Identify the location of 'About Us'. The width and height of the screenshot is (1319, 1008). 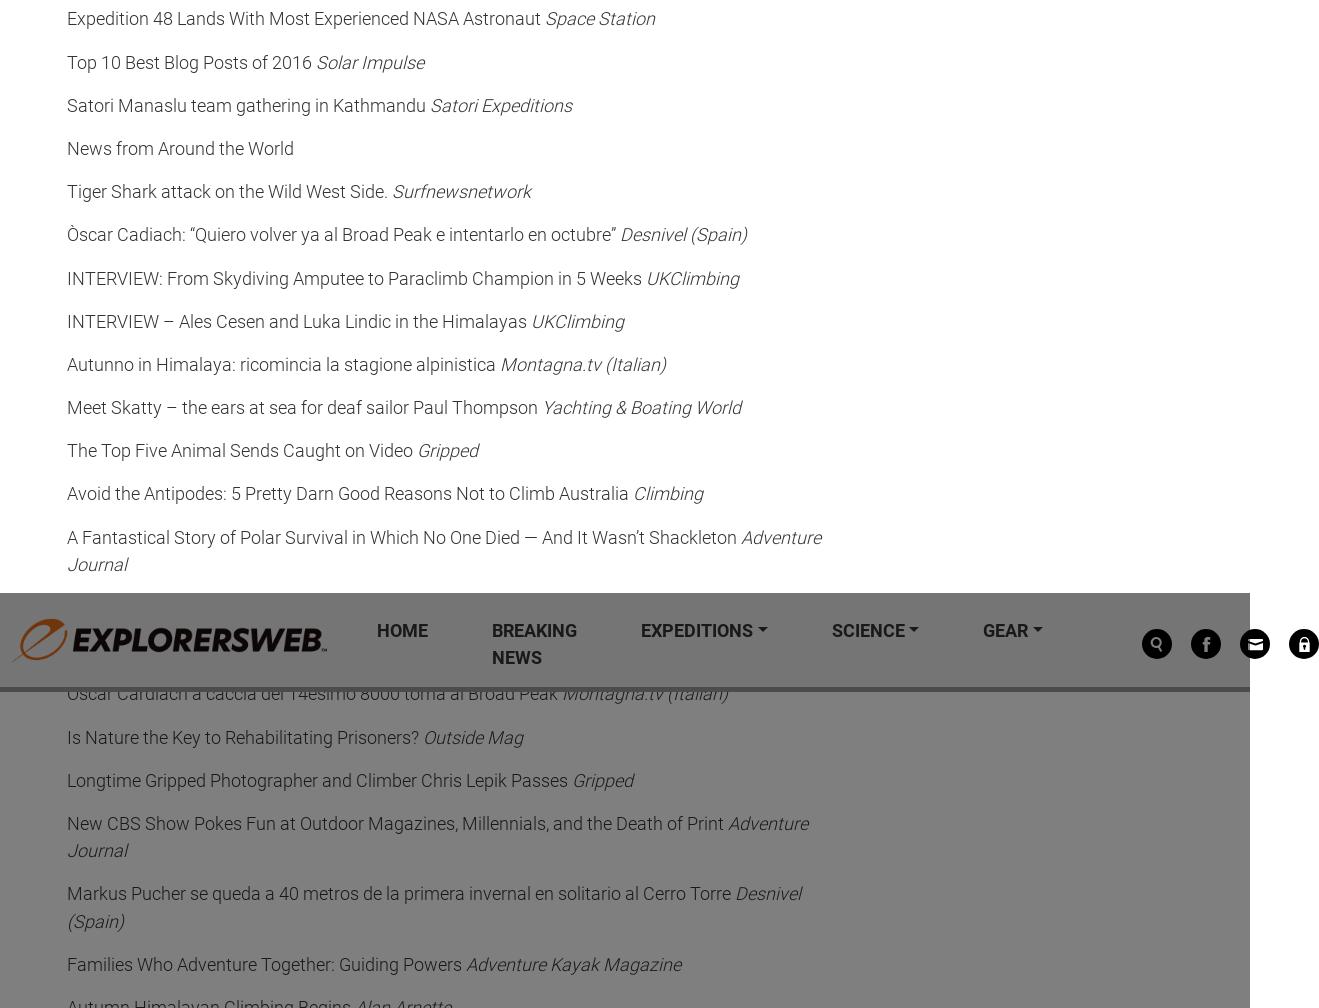
(94, 384).